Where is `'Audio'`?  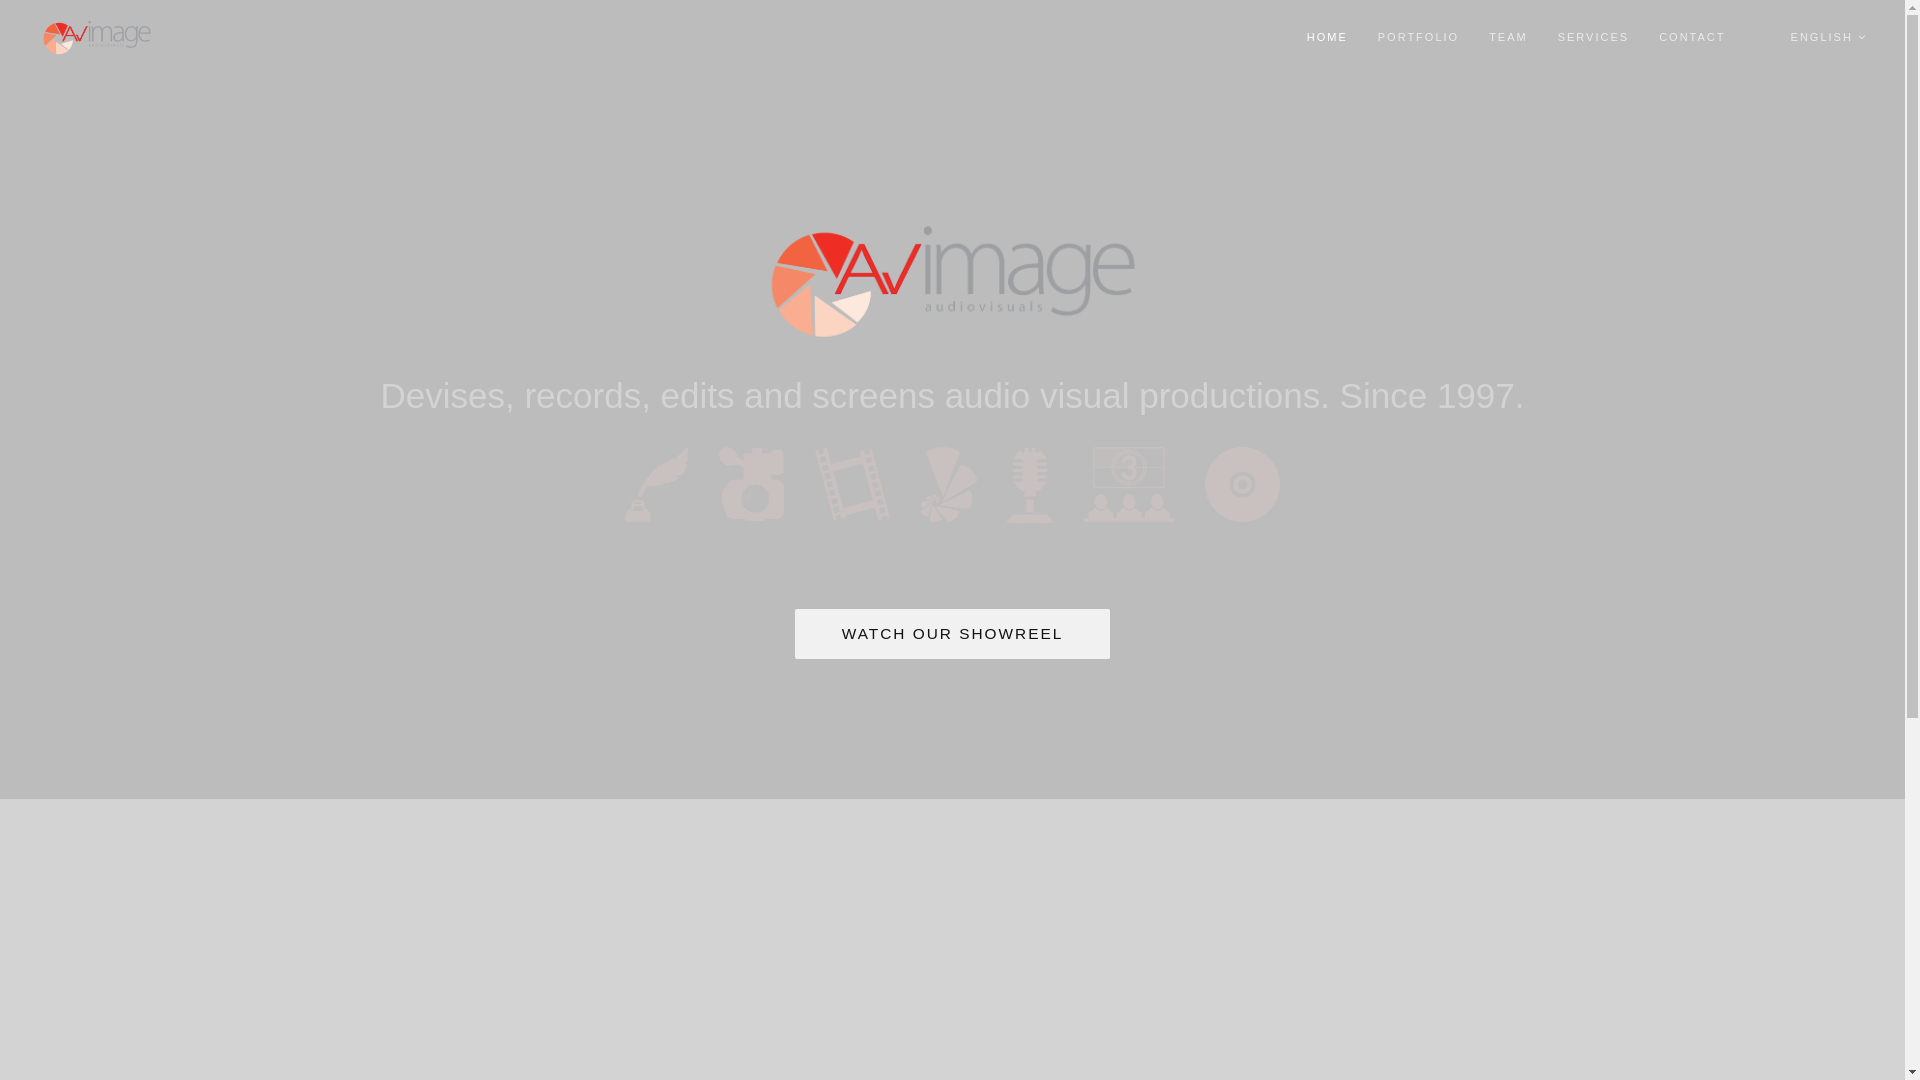
'Audio' is located at coordinates (1030, 484).